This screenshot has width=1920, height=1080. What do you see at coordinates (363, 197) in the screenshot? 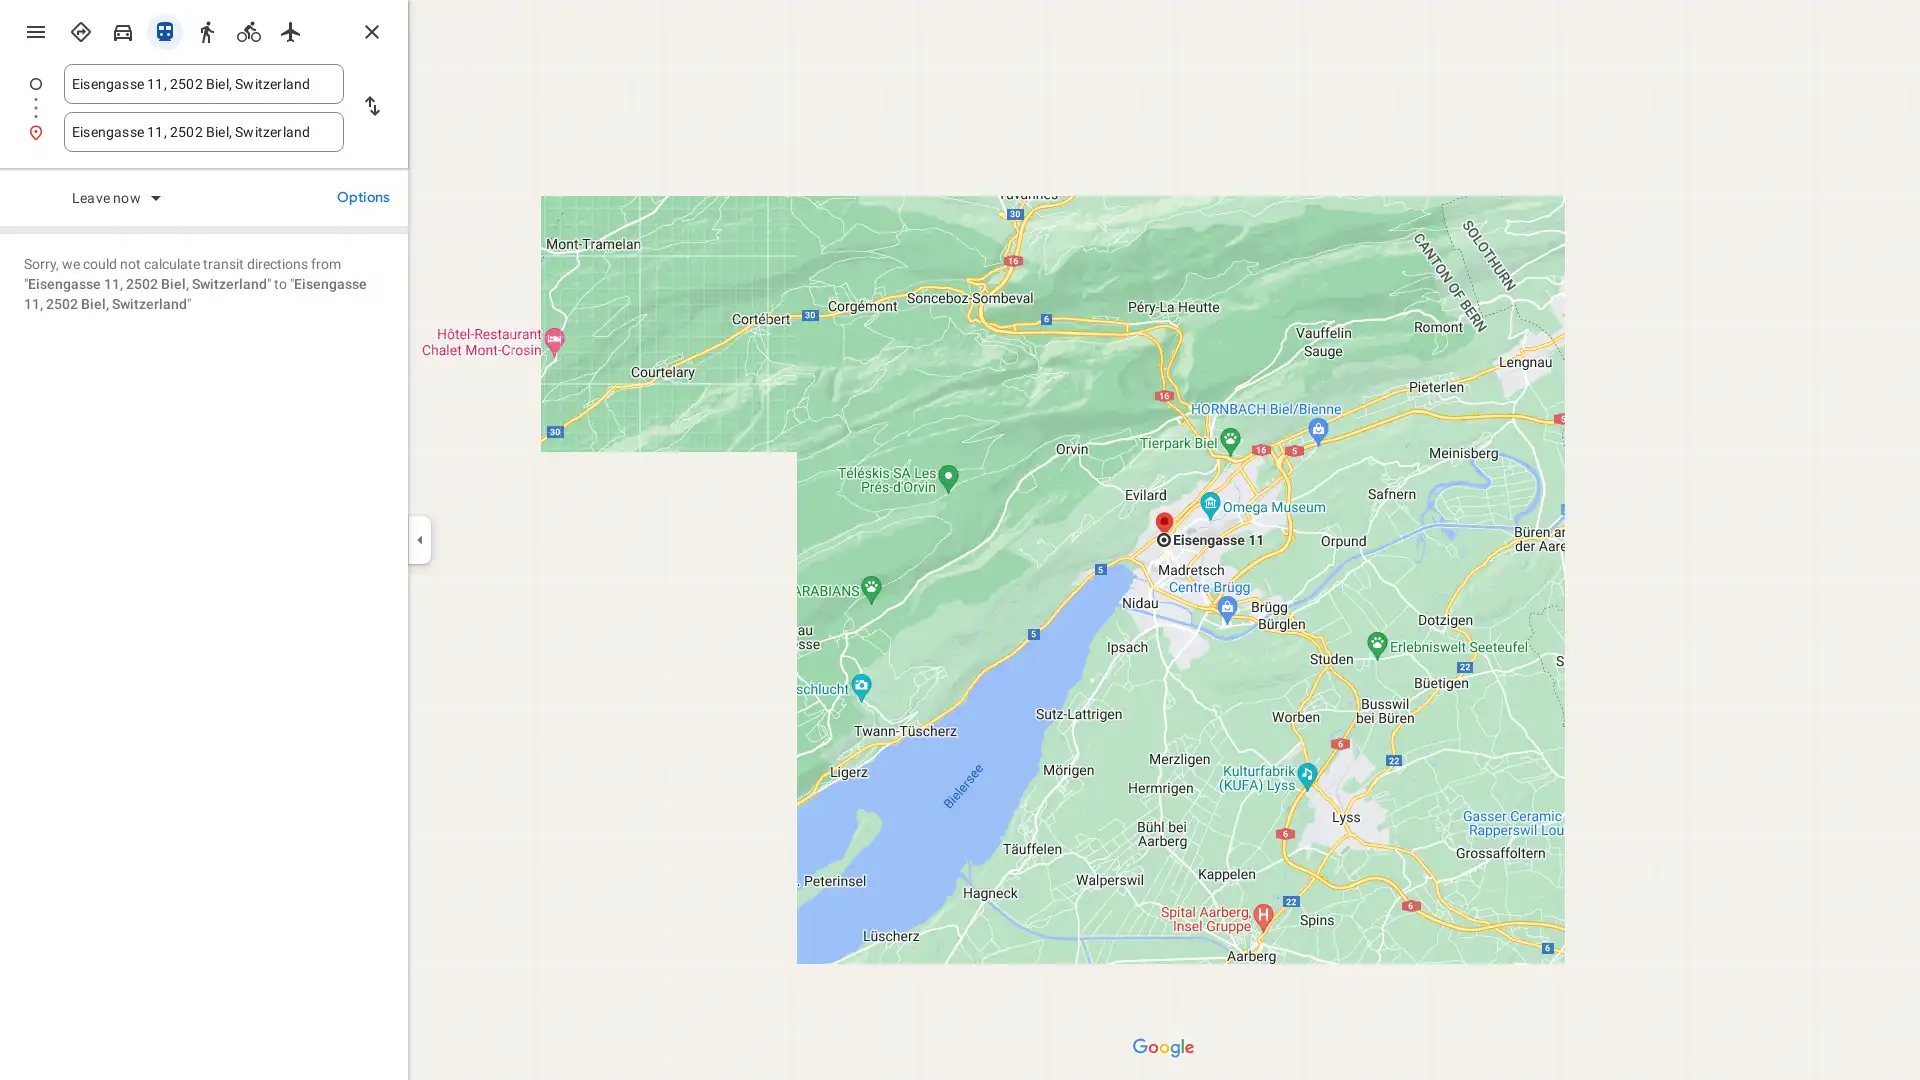
I see `Options` at bounding box center [363, 197].